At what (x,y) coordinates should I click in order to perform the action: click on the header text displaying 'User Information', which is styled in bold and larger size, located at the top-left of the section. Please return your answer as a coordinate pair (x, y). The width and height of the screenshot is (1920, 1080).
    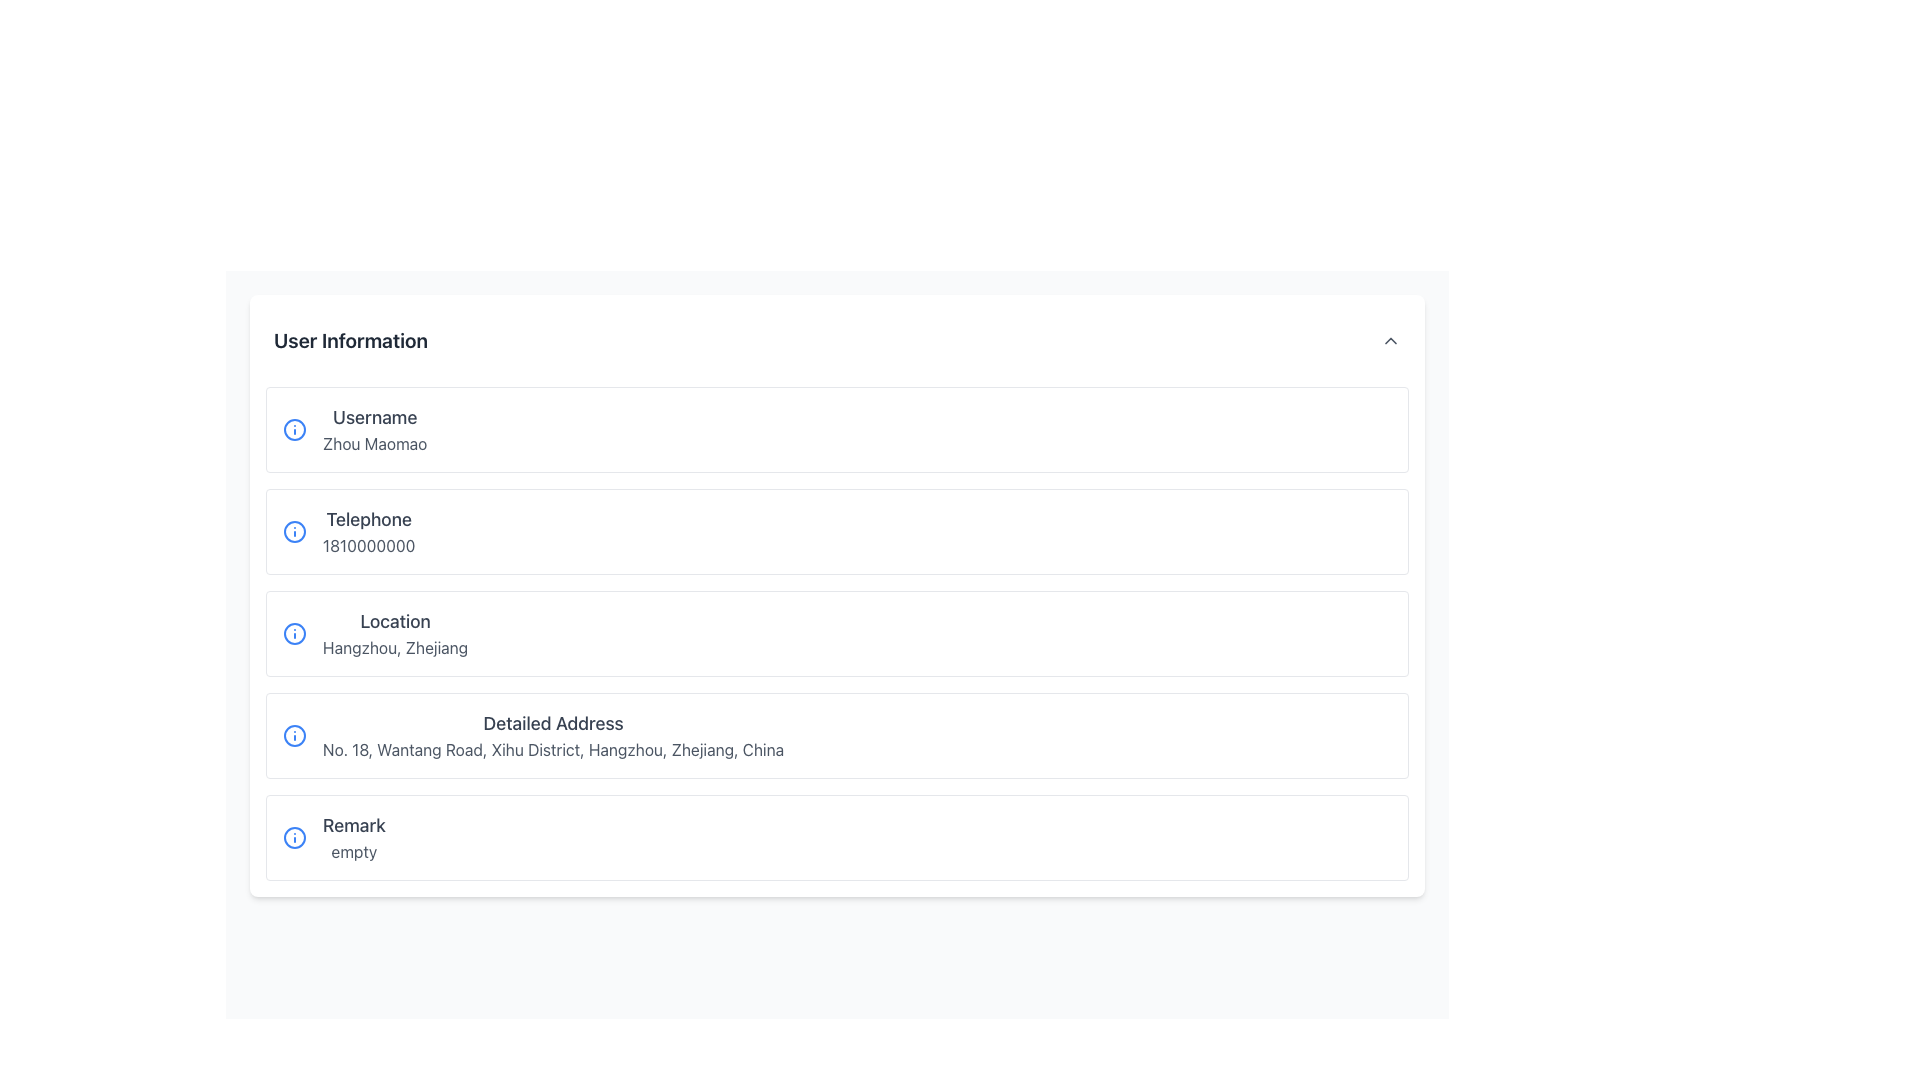
    Looking at the image, I should click on (350, 339).